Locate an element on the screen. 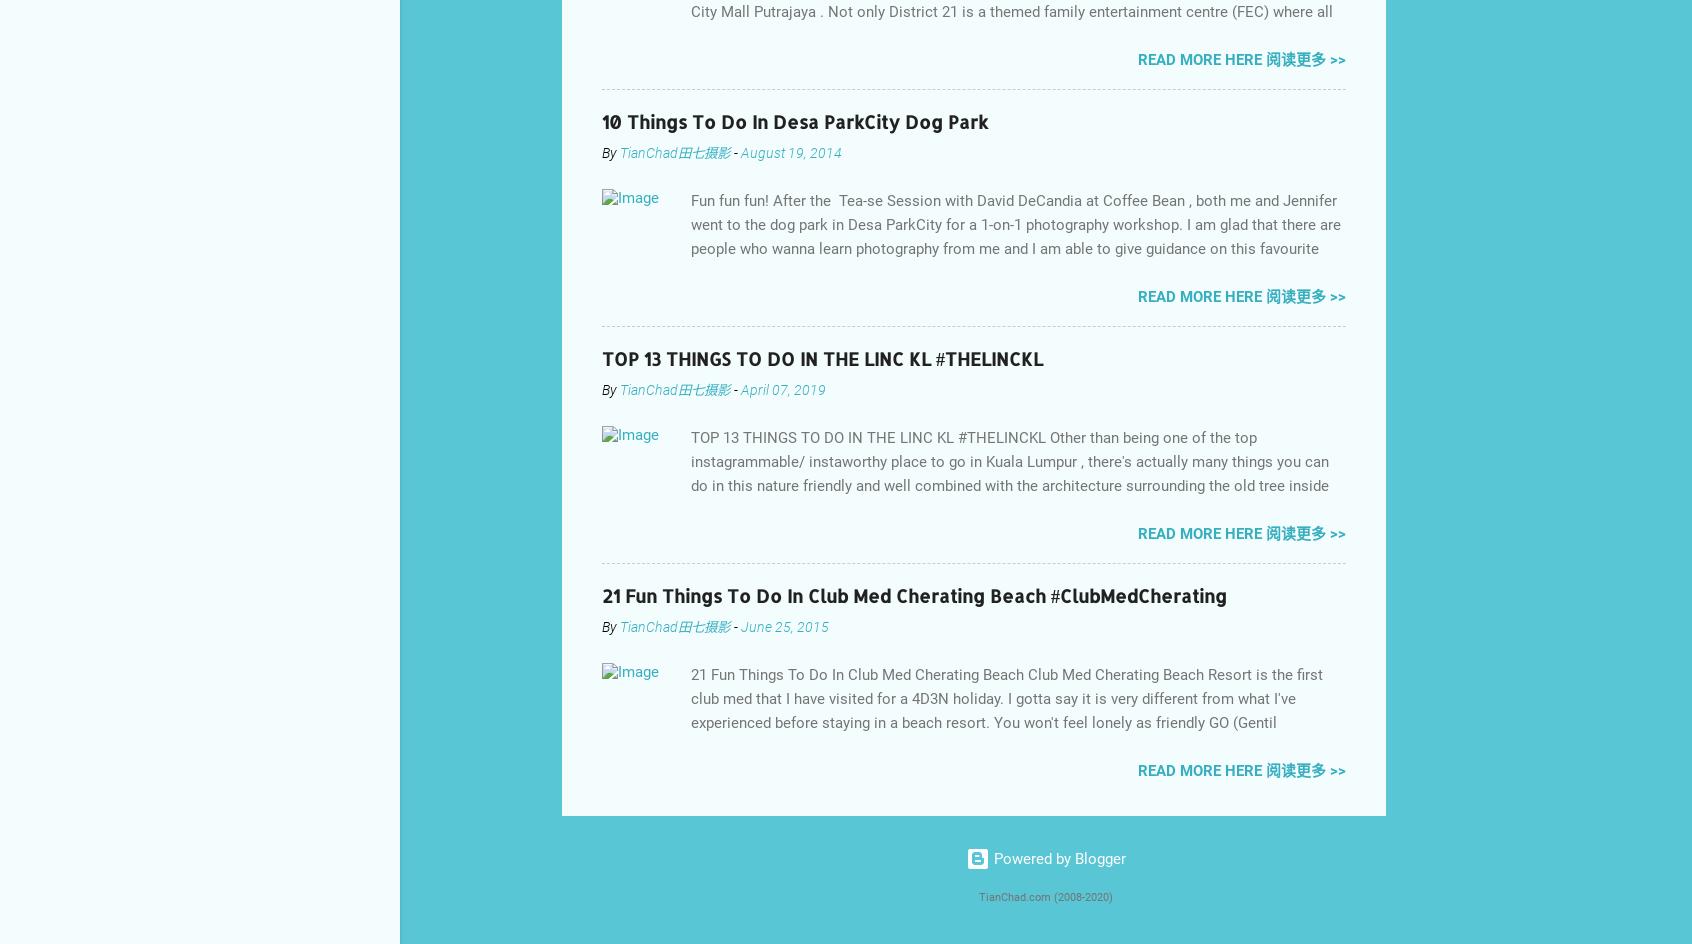 The width and height of the screenshot is (1692, 944). 'August 19, 2014' is located at coordinates (791, 151).